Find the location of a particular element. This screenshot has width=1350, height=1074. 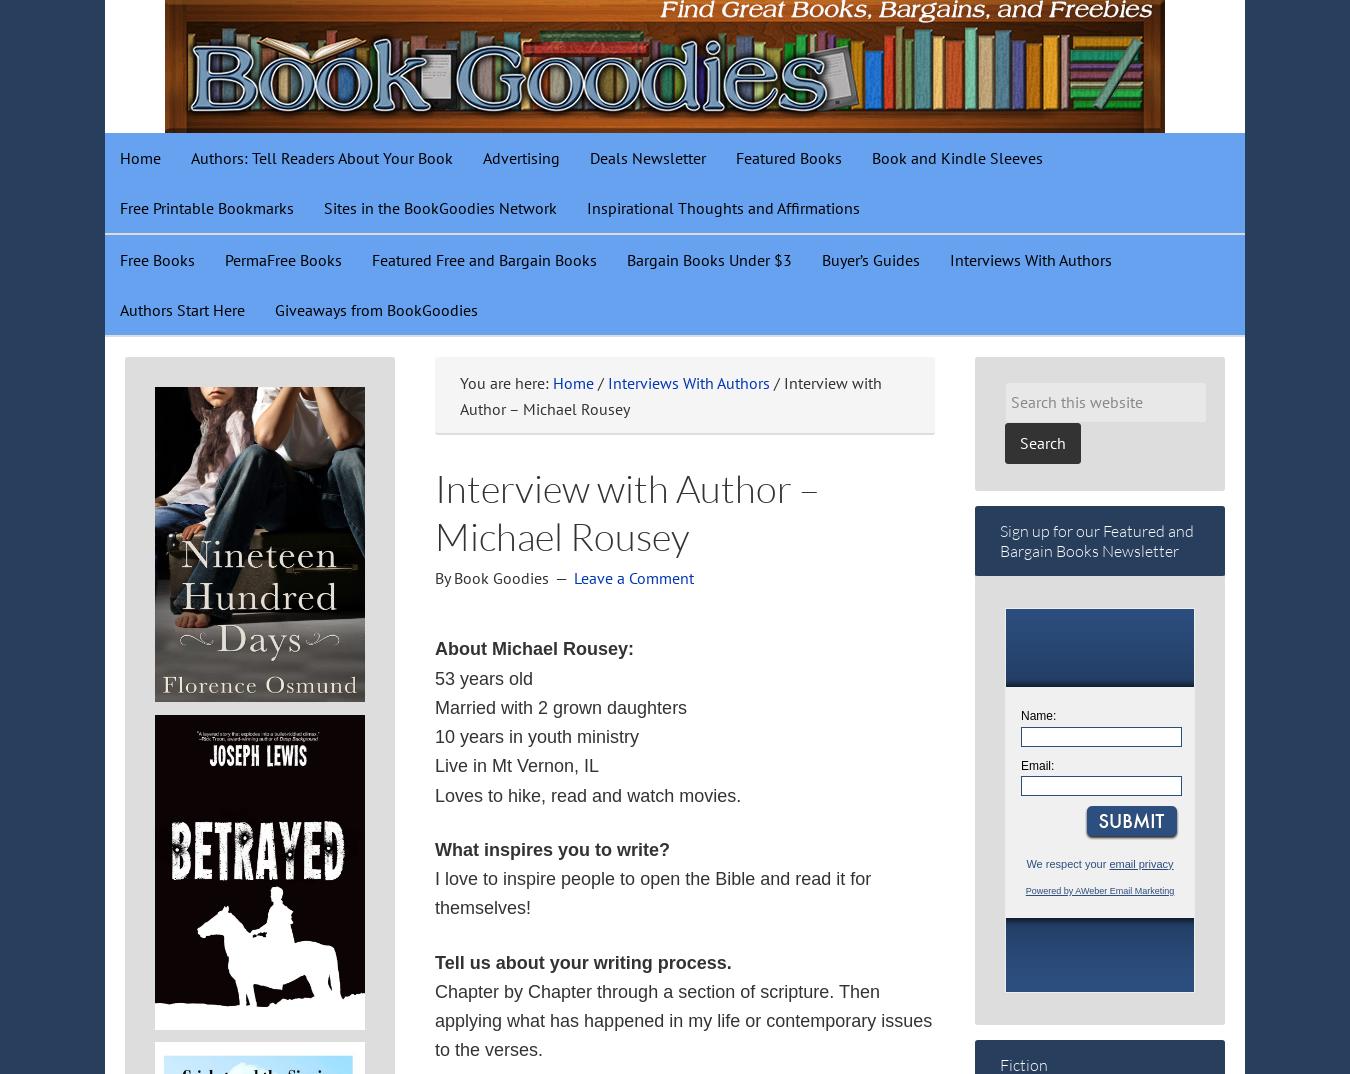

'Leave a Comment' is located at coordinates (633, 577).